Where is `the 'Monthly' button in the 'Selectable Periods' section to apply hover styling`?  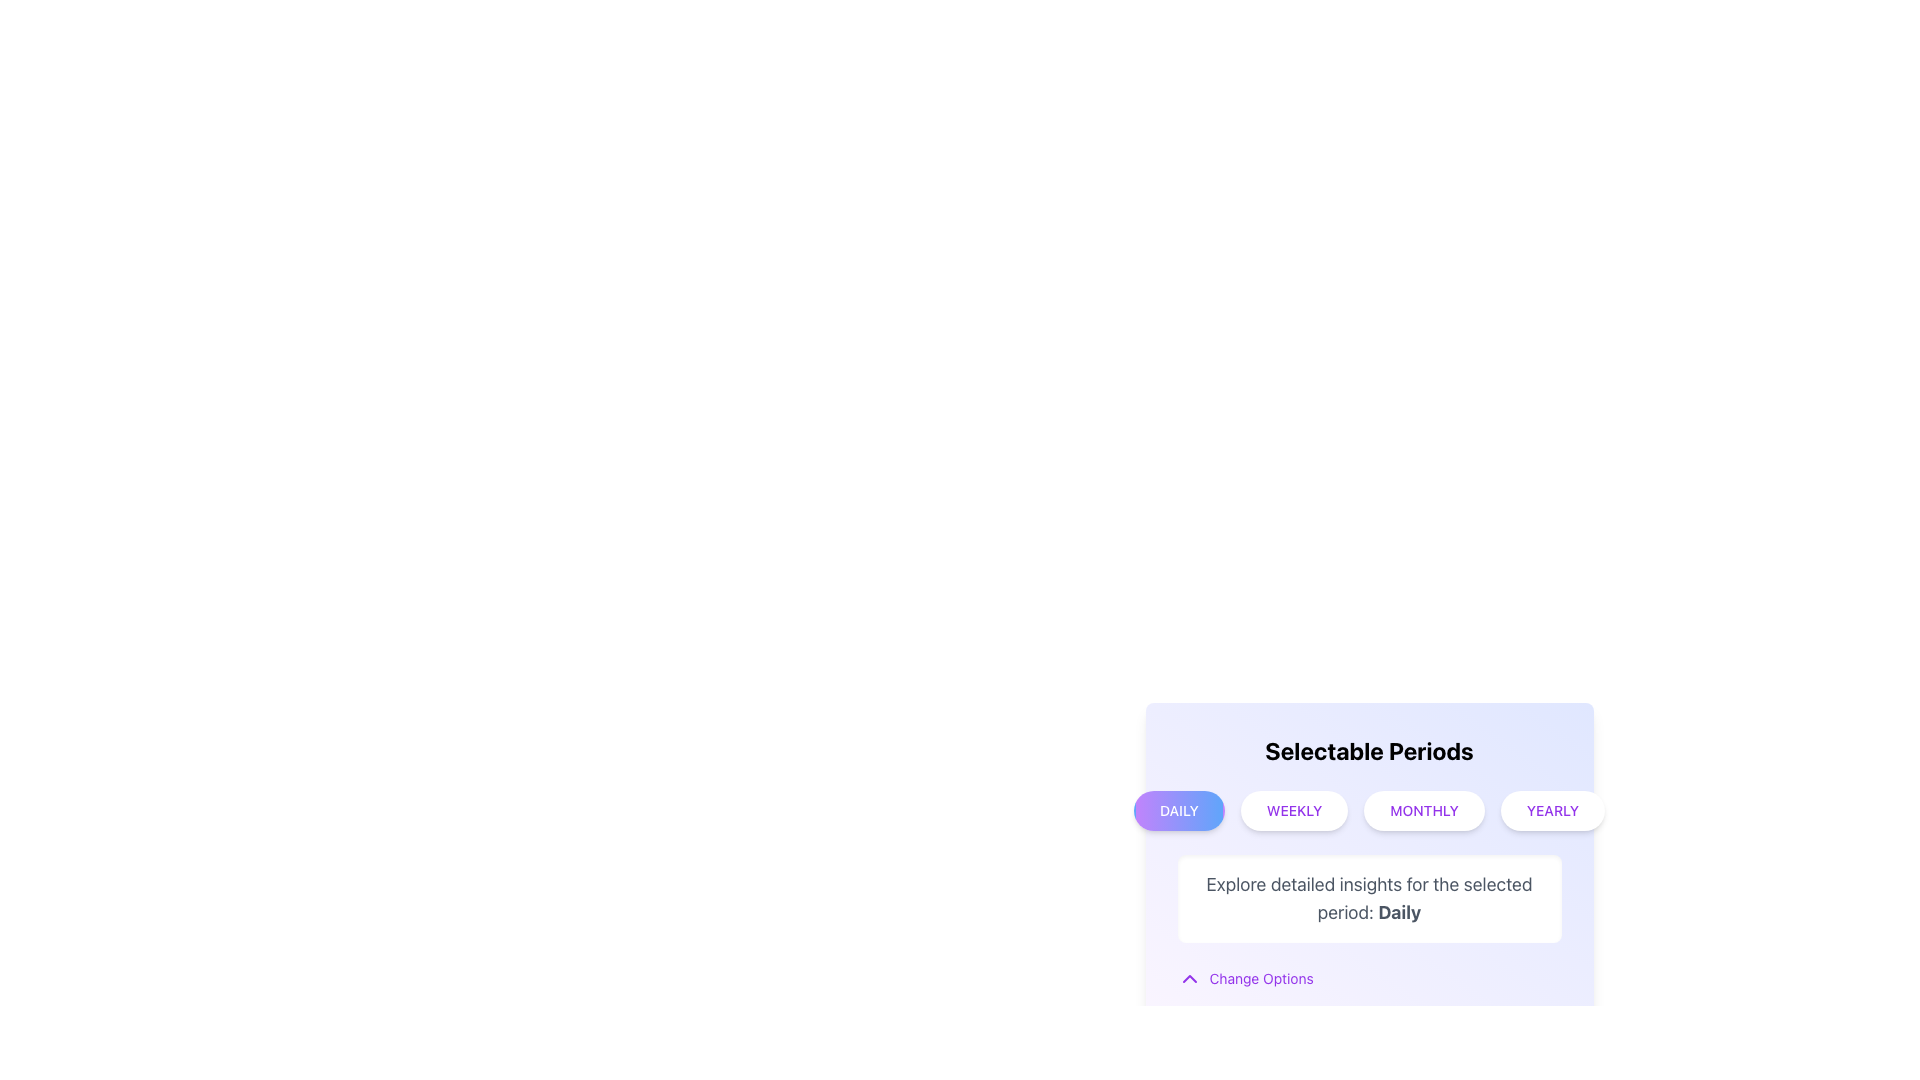 the 'Monthly' button in the 'Selectable Periods' section to apply hover styling is located at coordinates (1423, 810).